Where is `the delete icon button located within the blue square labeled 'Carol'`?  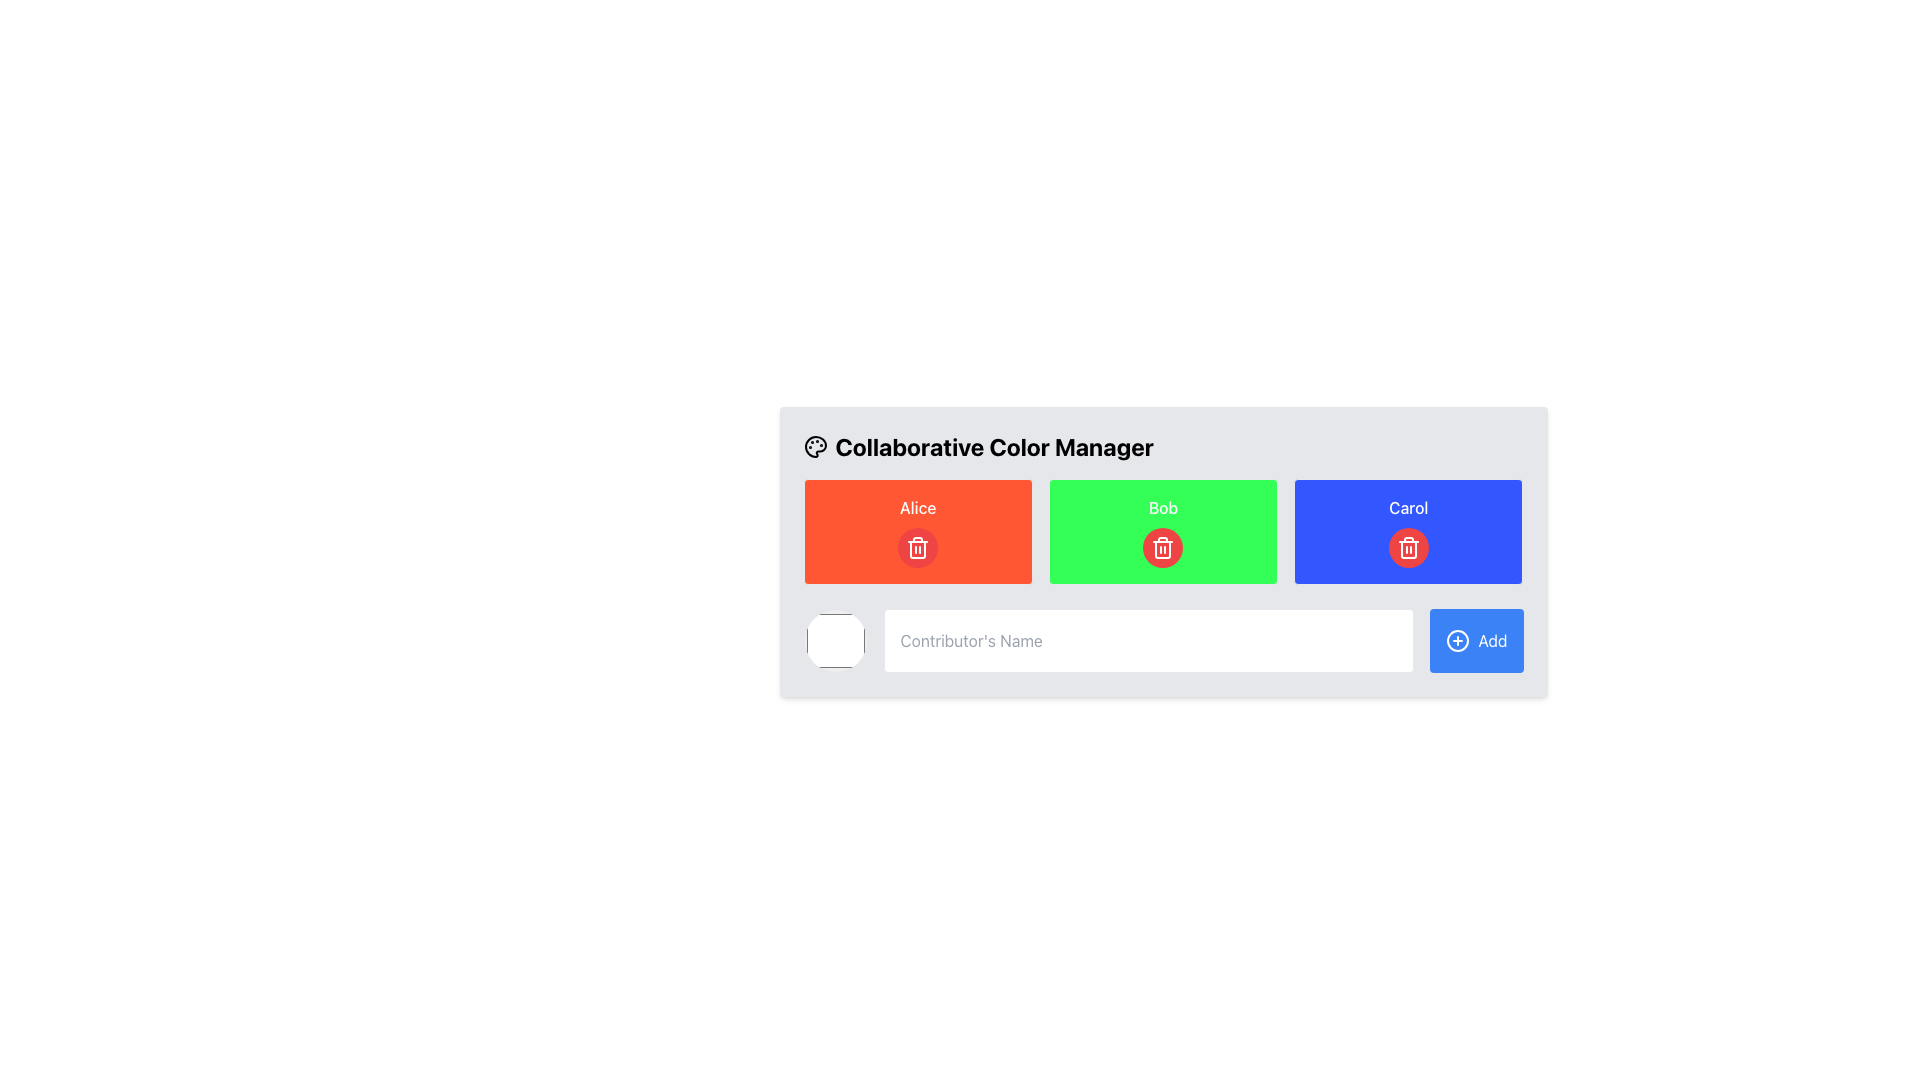
the delete icon button located within the blue square labeled 'Carol' is located at coordinates (1407, 547).